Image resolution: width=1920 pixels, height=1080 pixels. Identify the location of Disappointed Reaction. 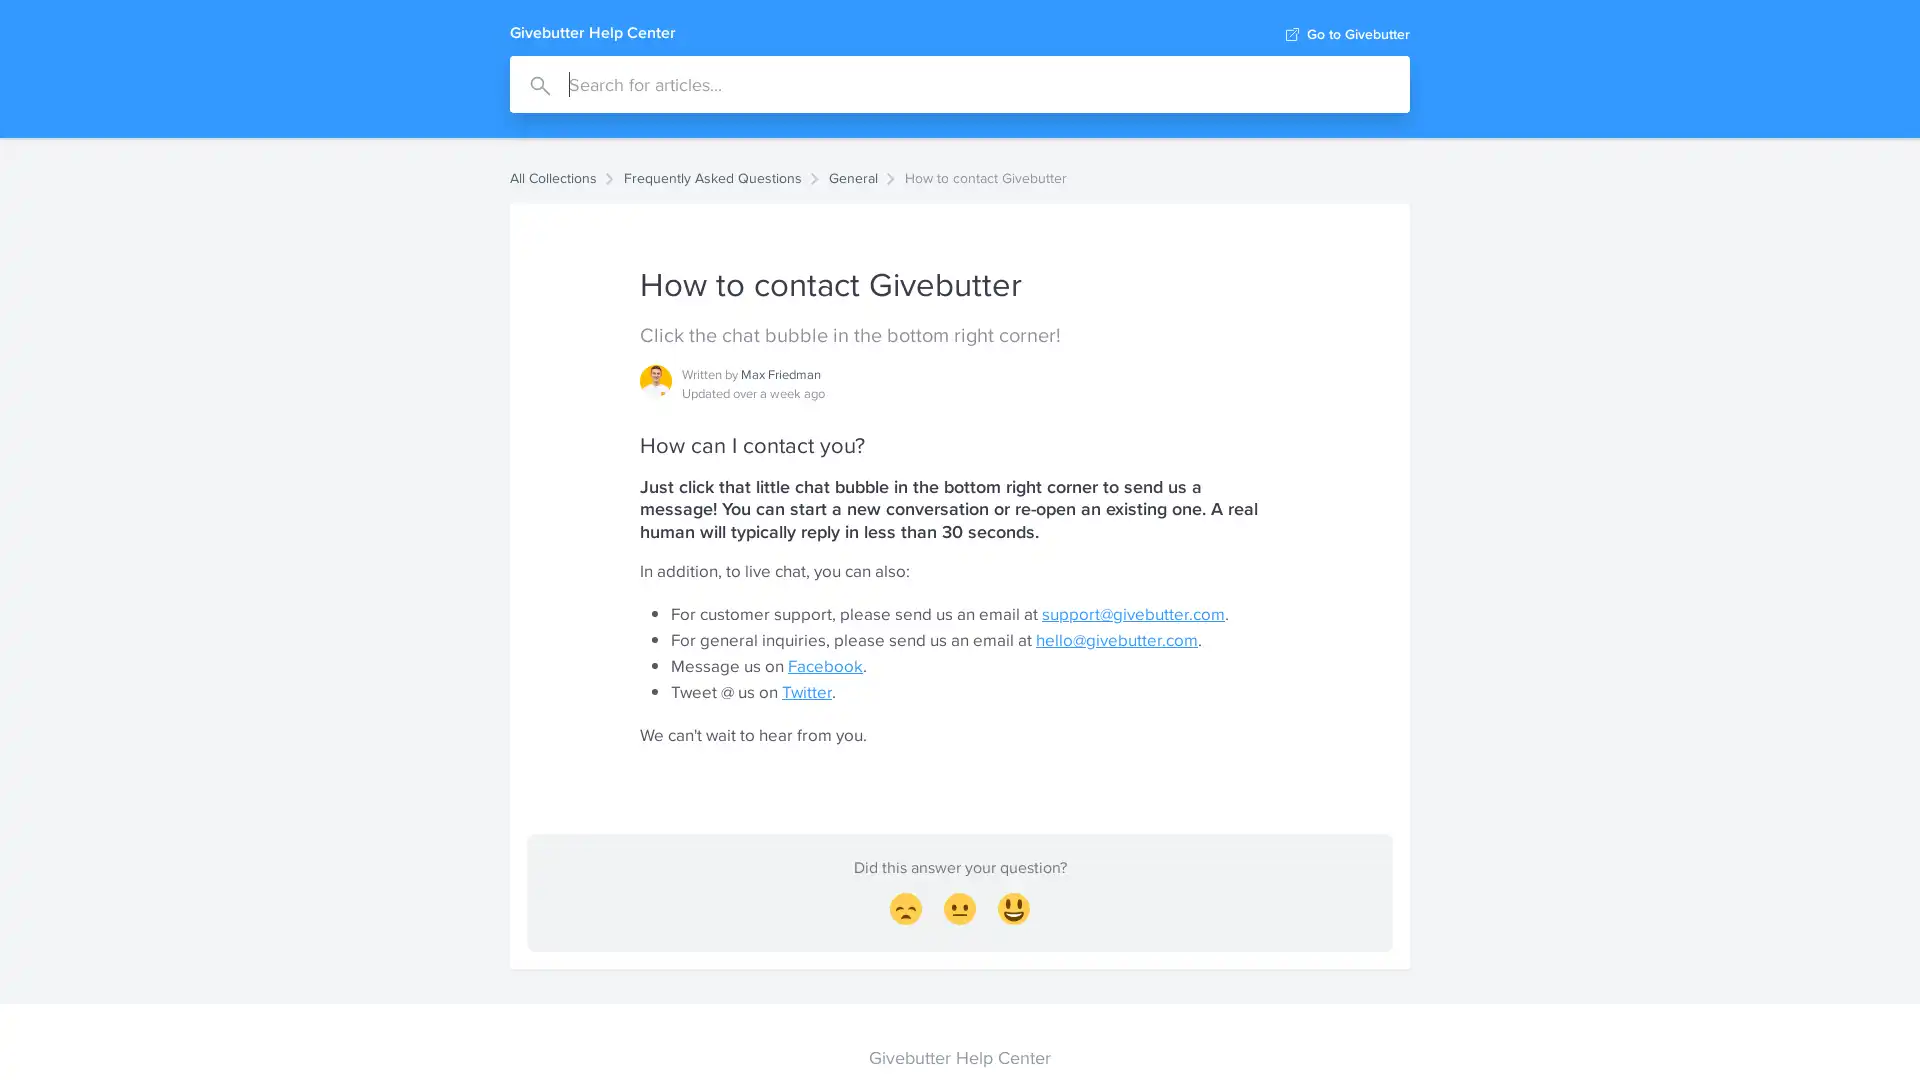
(905, 911).